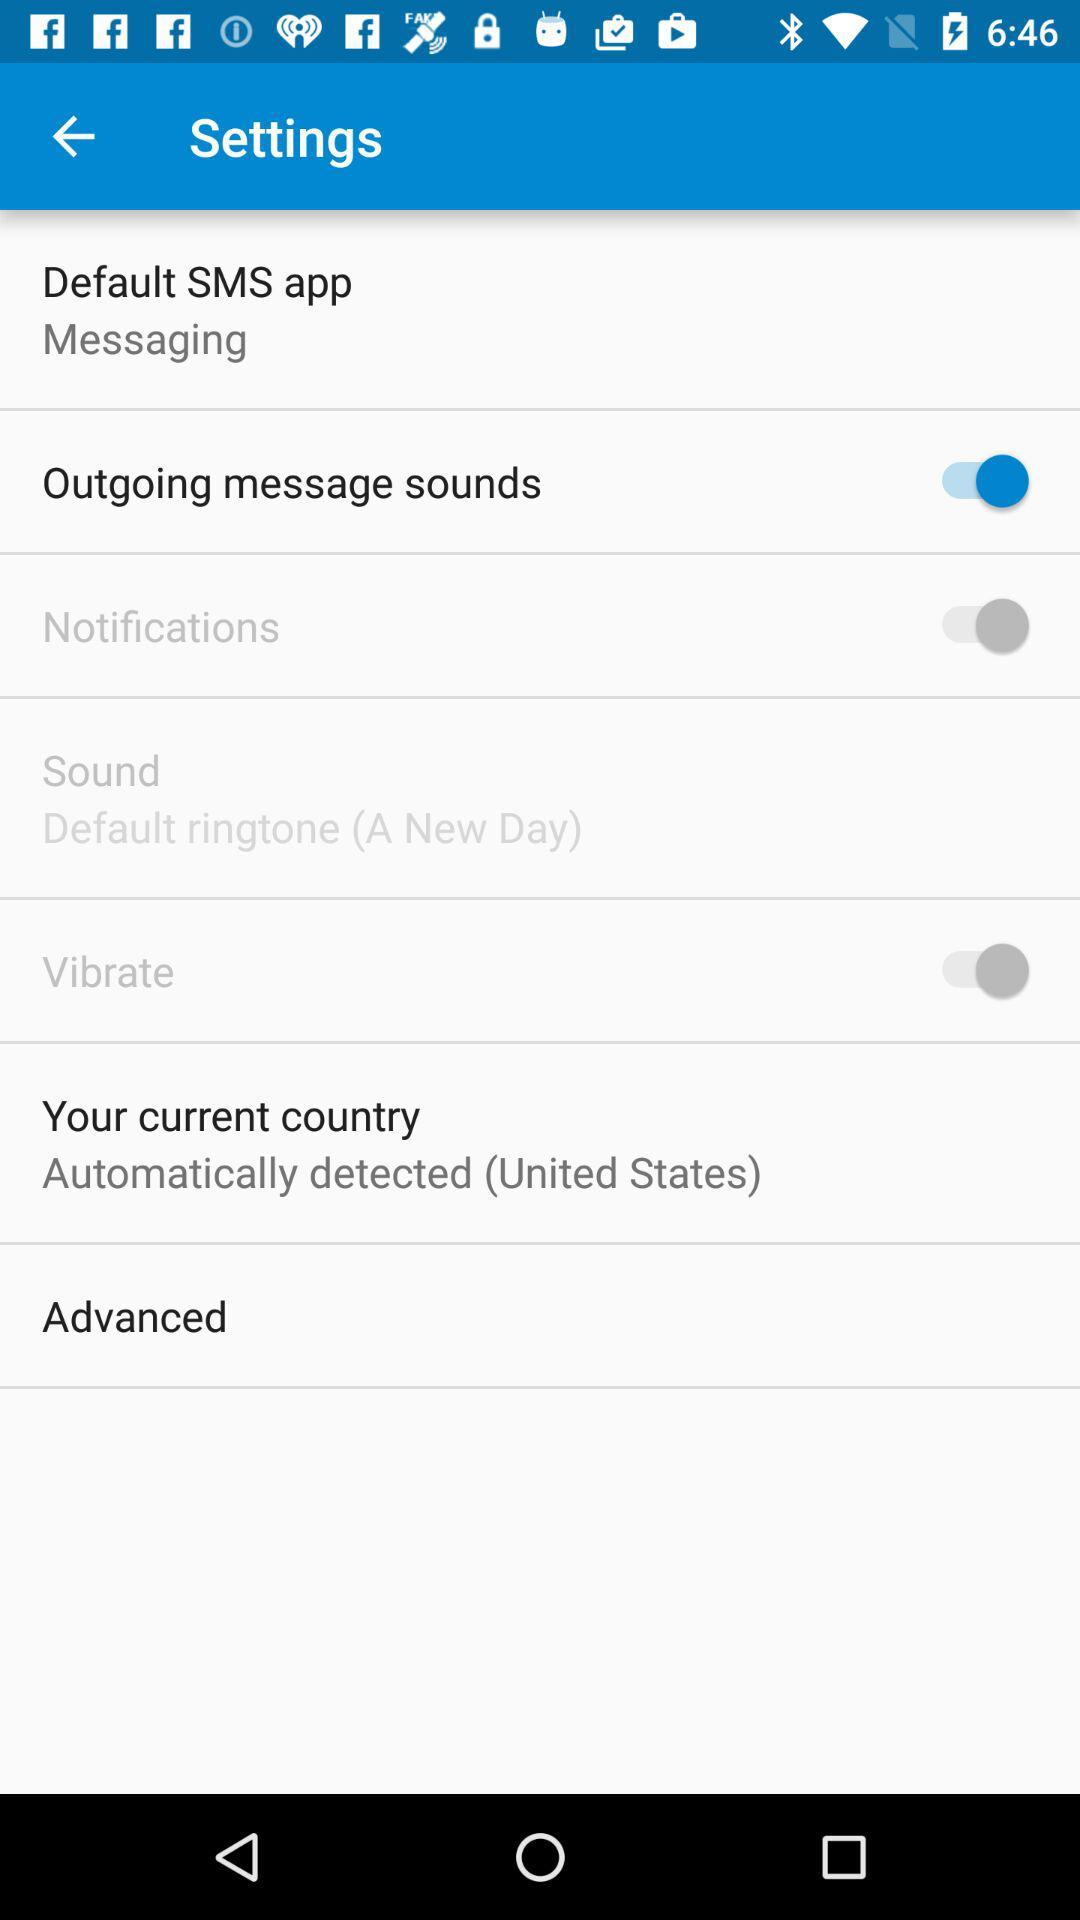 This screenshot has height=1920, width=1080. Describe the element at coordinates (401, 1171) in the screenshot. I see `item below the your current country icon` at that location.